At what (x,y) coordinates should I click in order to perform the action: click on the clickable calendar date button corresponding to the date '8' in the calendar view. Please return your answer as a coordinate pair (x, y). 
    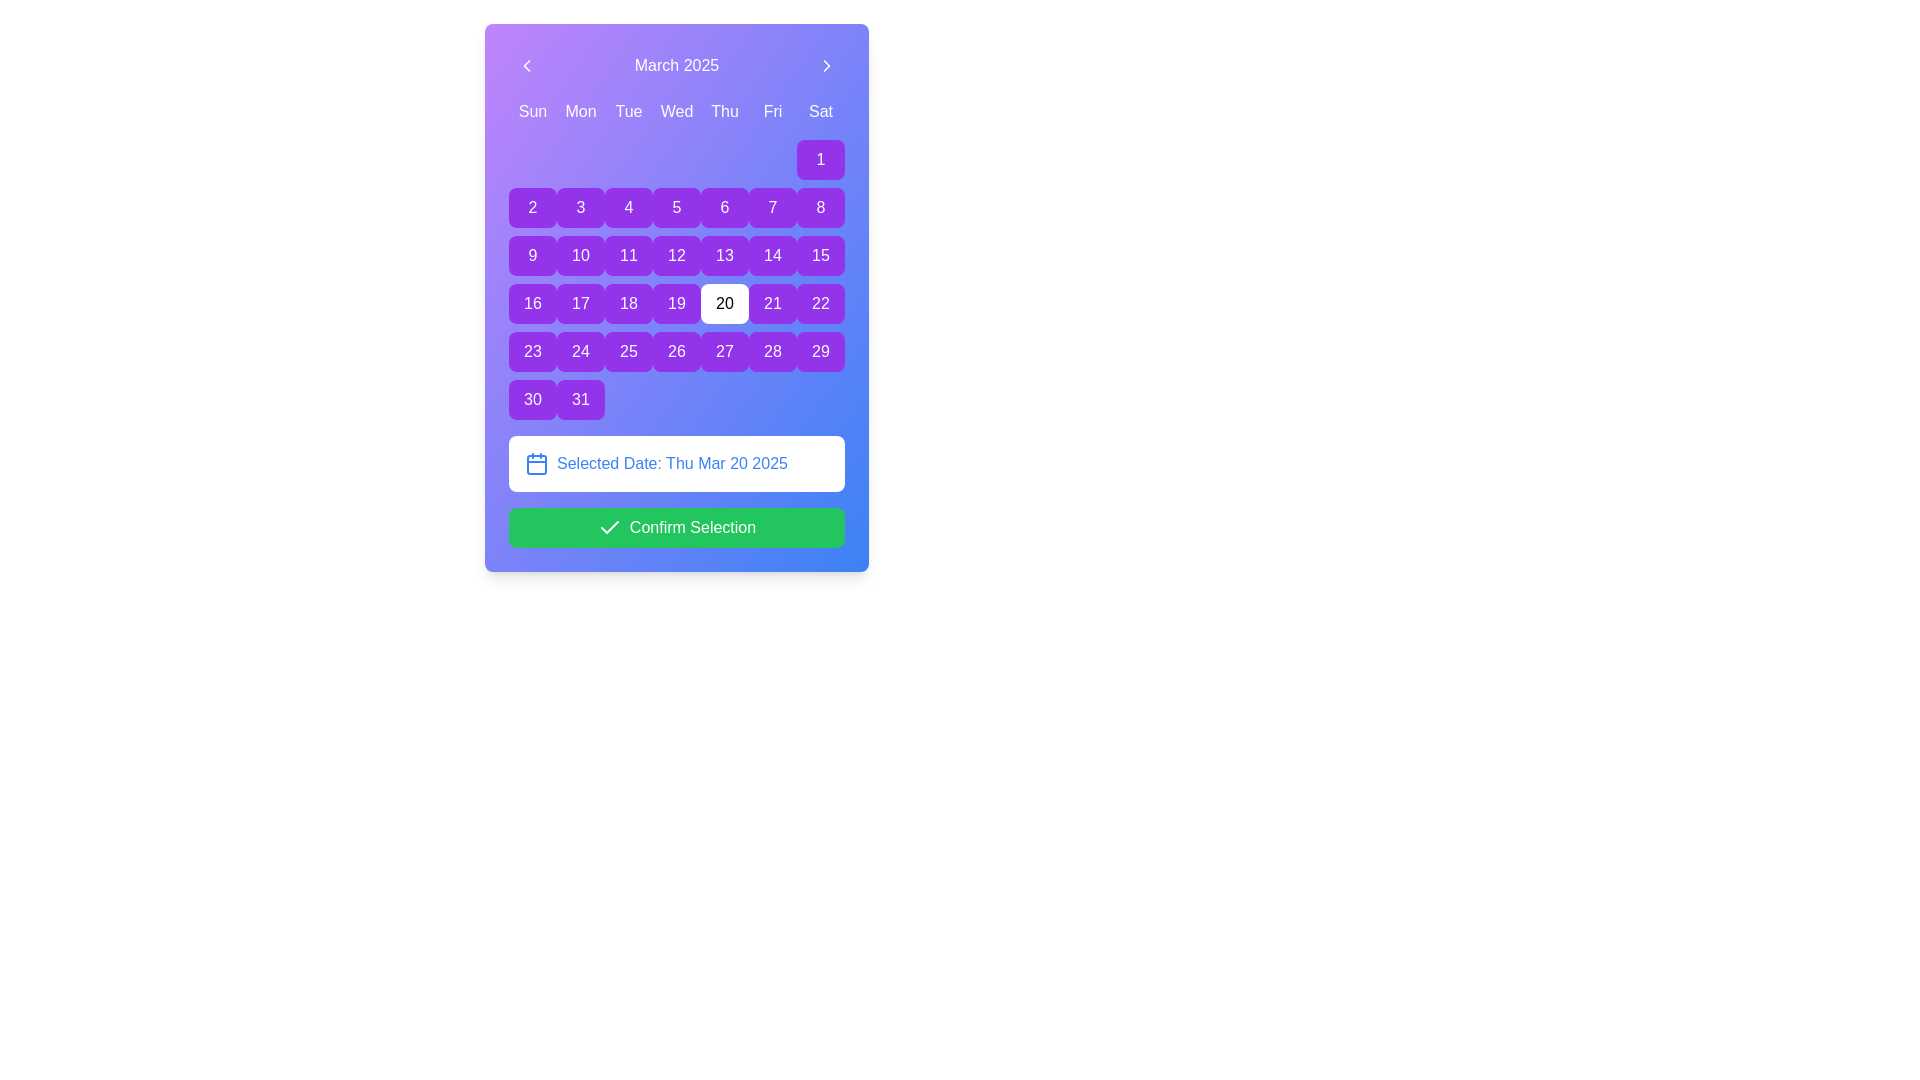
    Looking at the image, I should click on (820, 208).